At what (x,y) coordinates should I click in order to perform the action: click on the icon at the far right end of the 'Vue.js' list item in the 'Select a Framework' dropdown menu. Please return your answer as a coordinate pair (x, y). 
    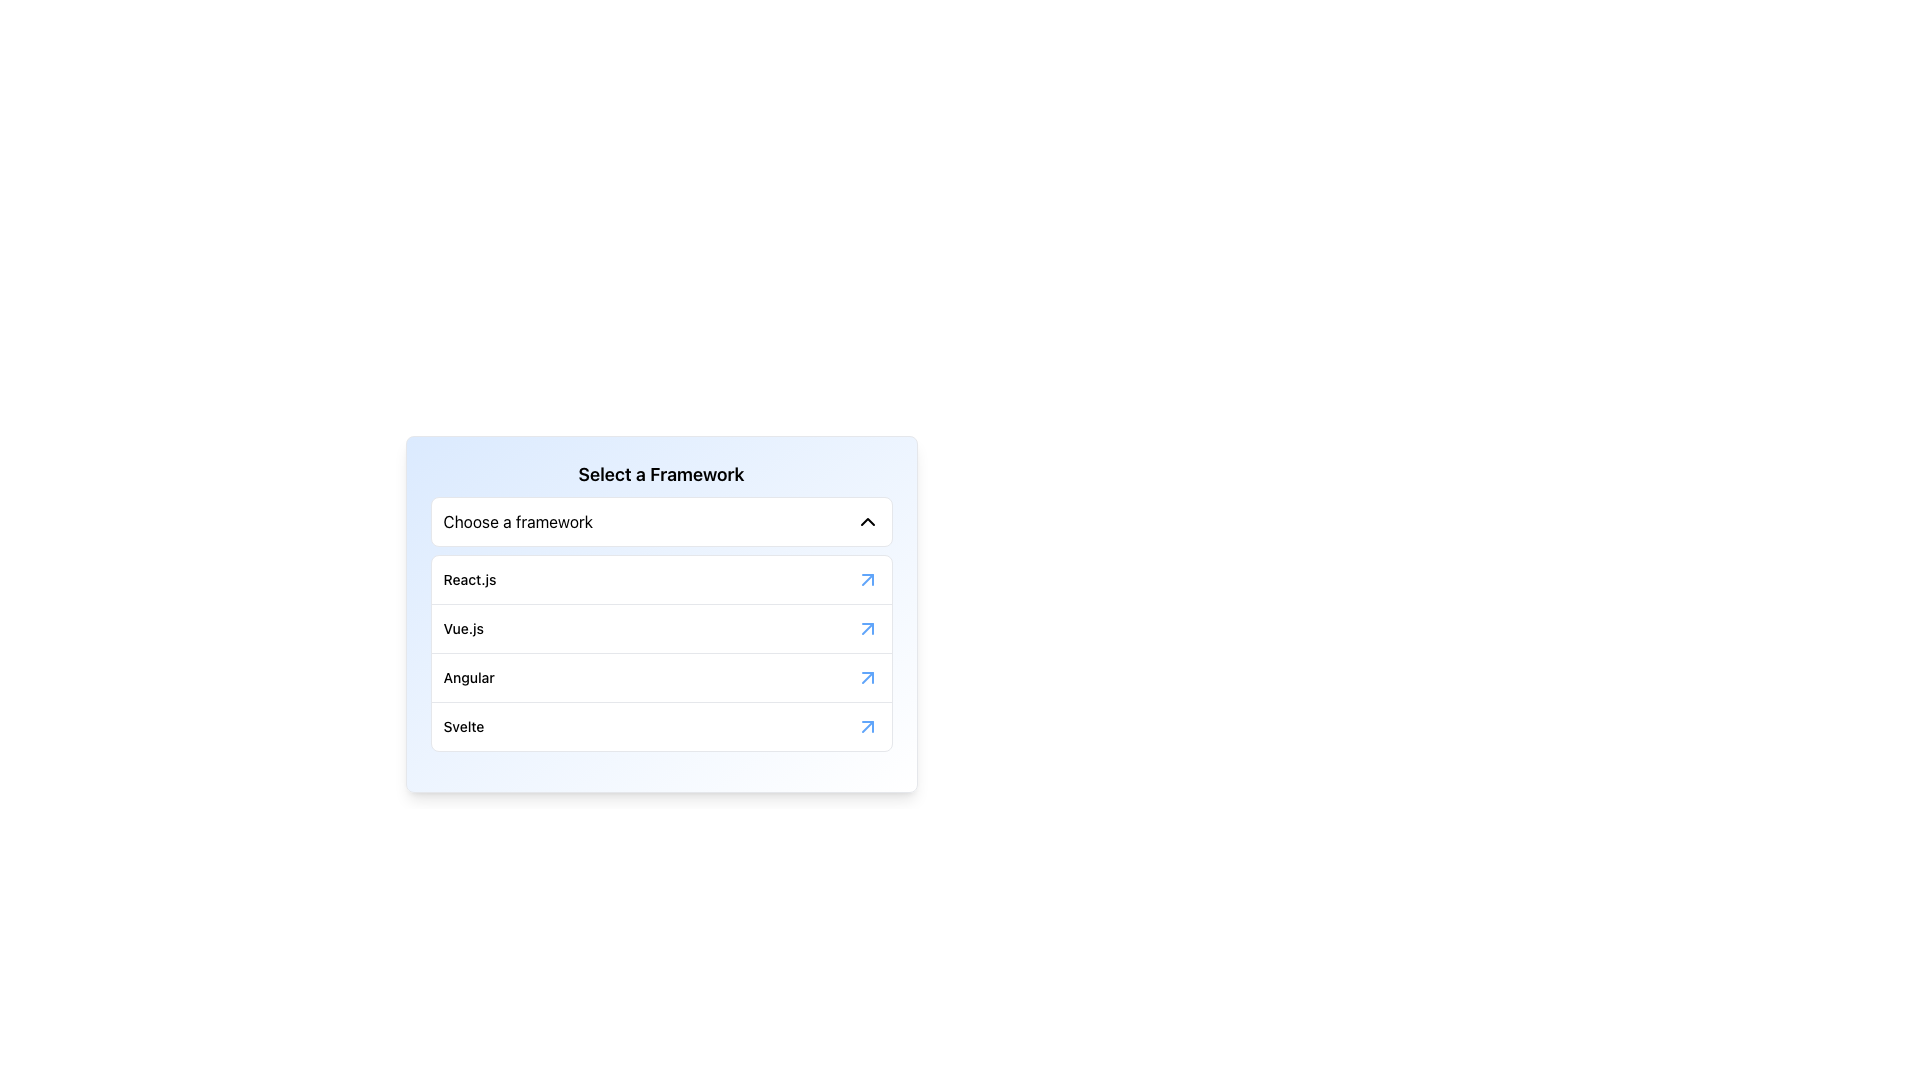
    Looking at the image, I should click on (867, 627).